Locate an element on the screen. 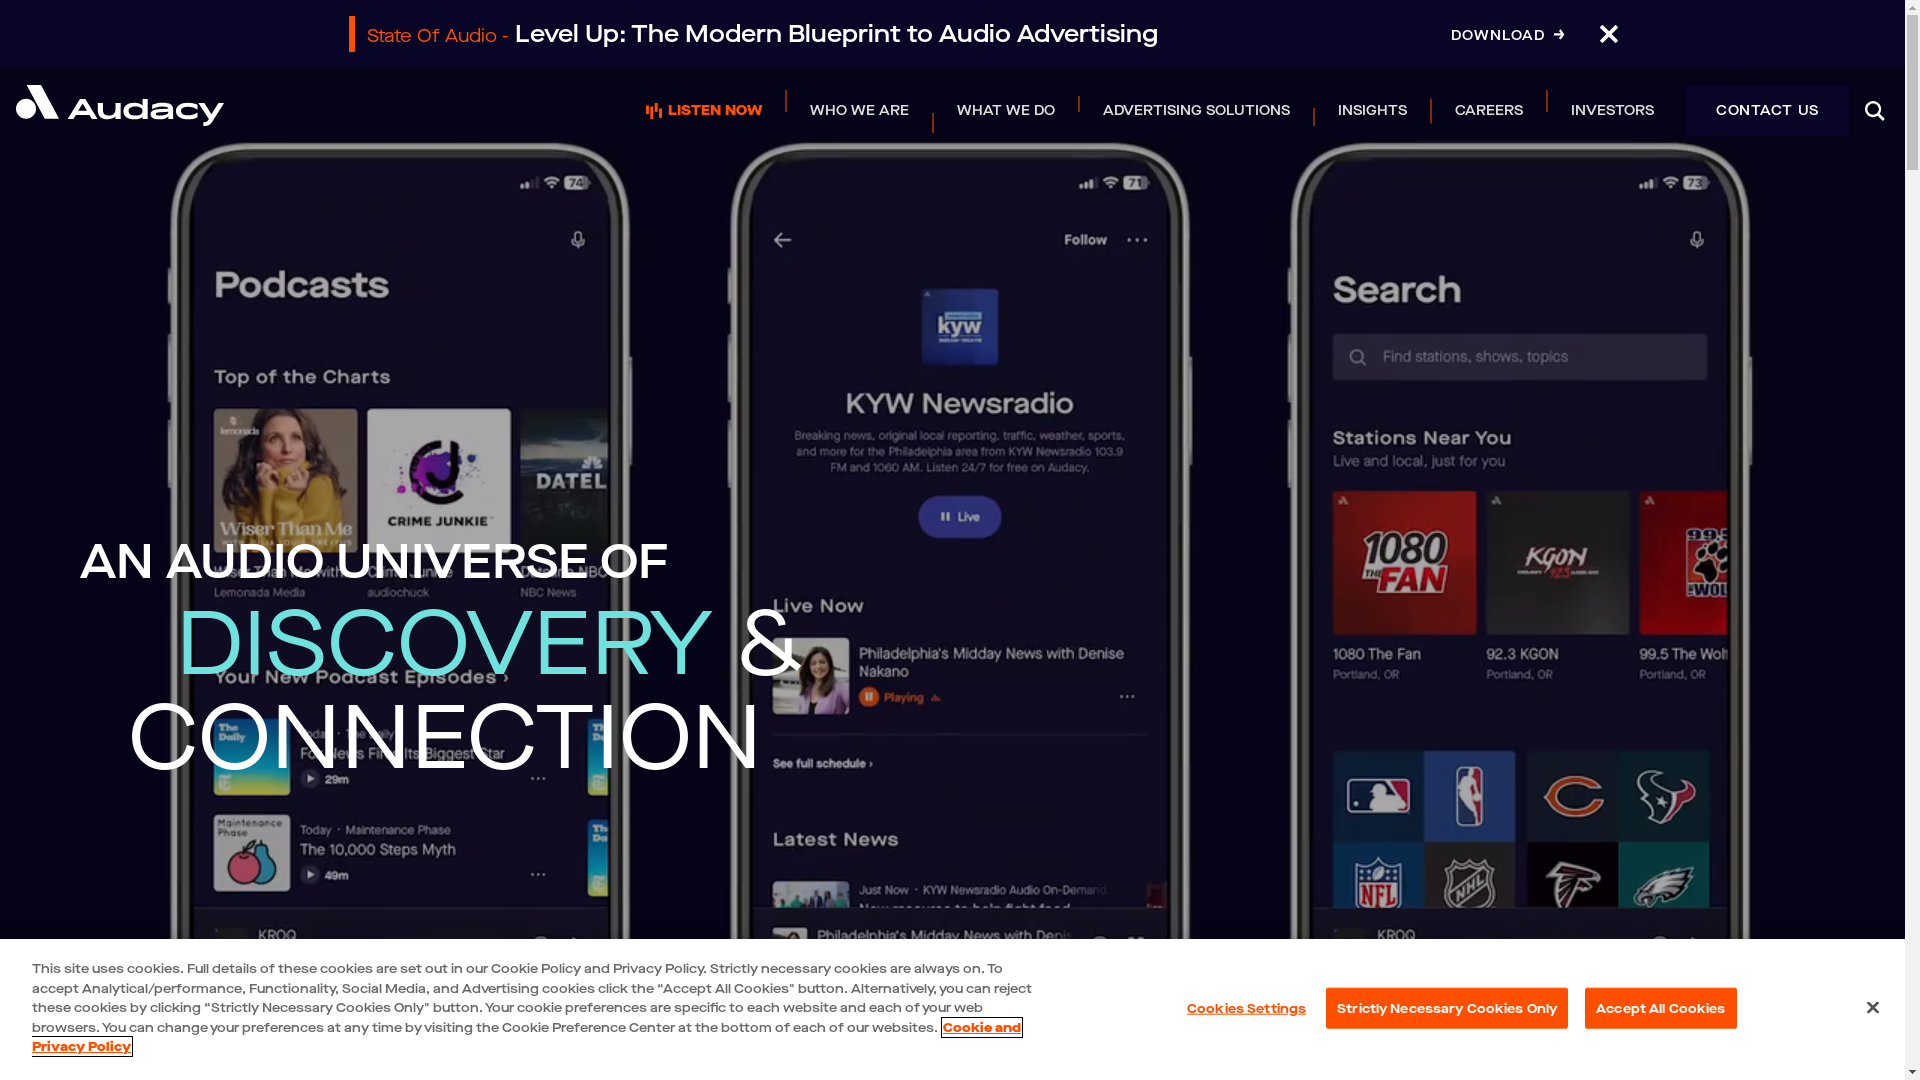  'DOWNLOAD' is located at coordinates (1507, 35).